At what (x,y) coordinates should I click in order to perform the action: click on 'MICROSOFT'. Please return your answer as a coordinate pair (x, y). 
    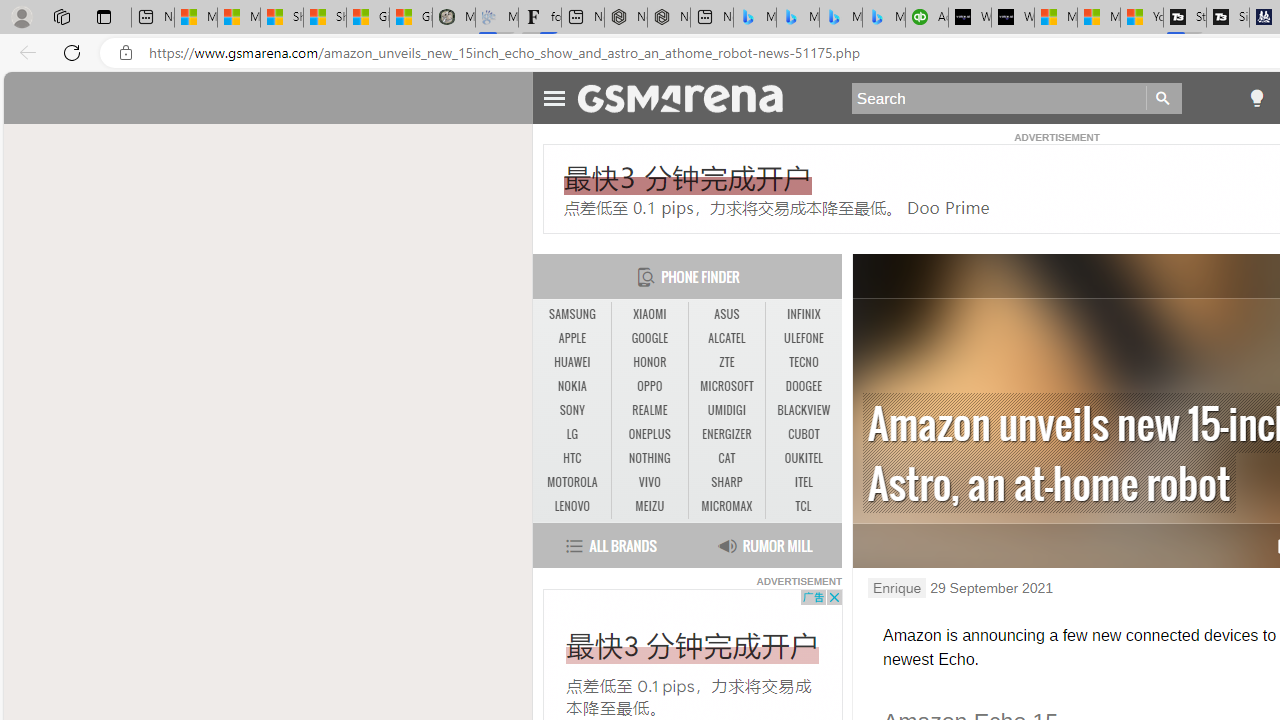
    Looking at the image, I should click on (726, 387).